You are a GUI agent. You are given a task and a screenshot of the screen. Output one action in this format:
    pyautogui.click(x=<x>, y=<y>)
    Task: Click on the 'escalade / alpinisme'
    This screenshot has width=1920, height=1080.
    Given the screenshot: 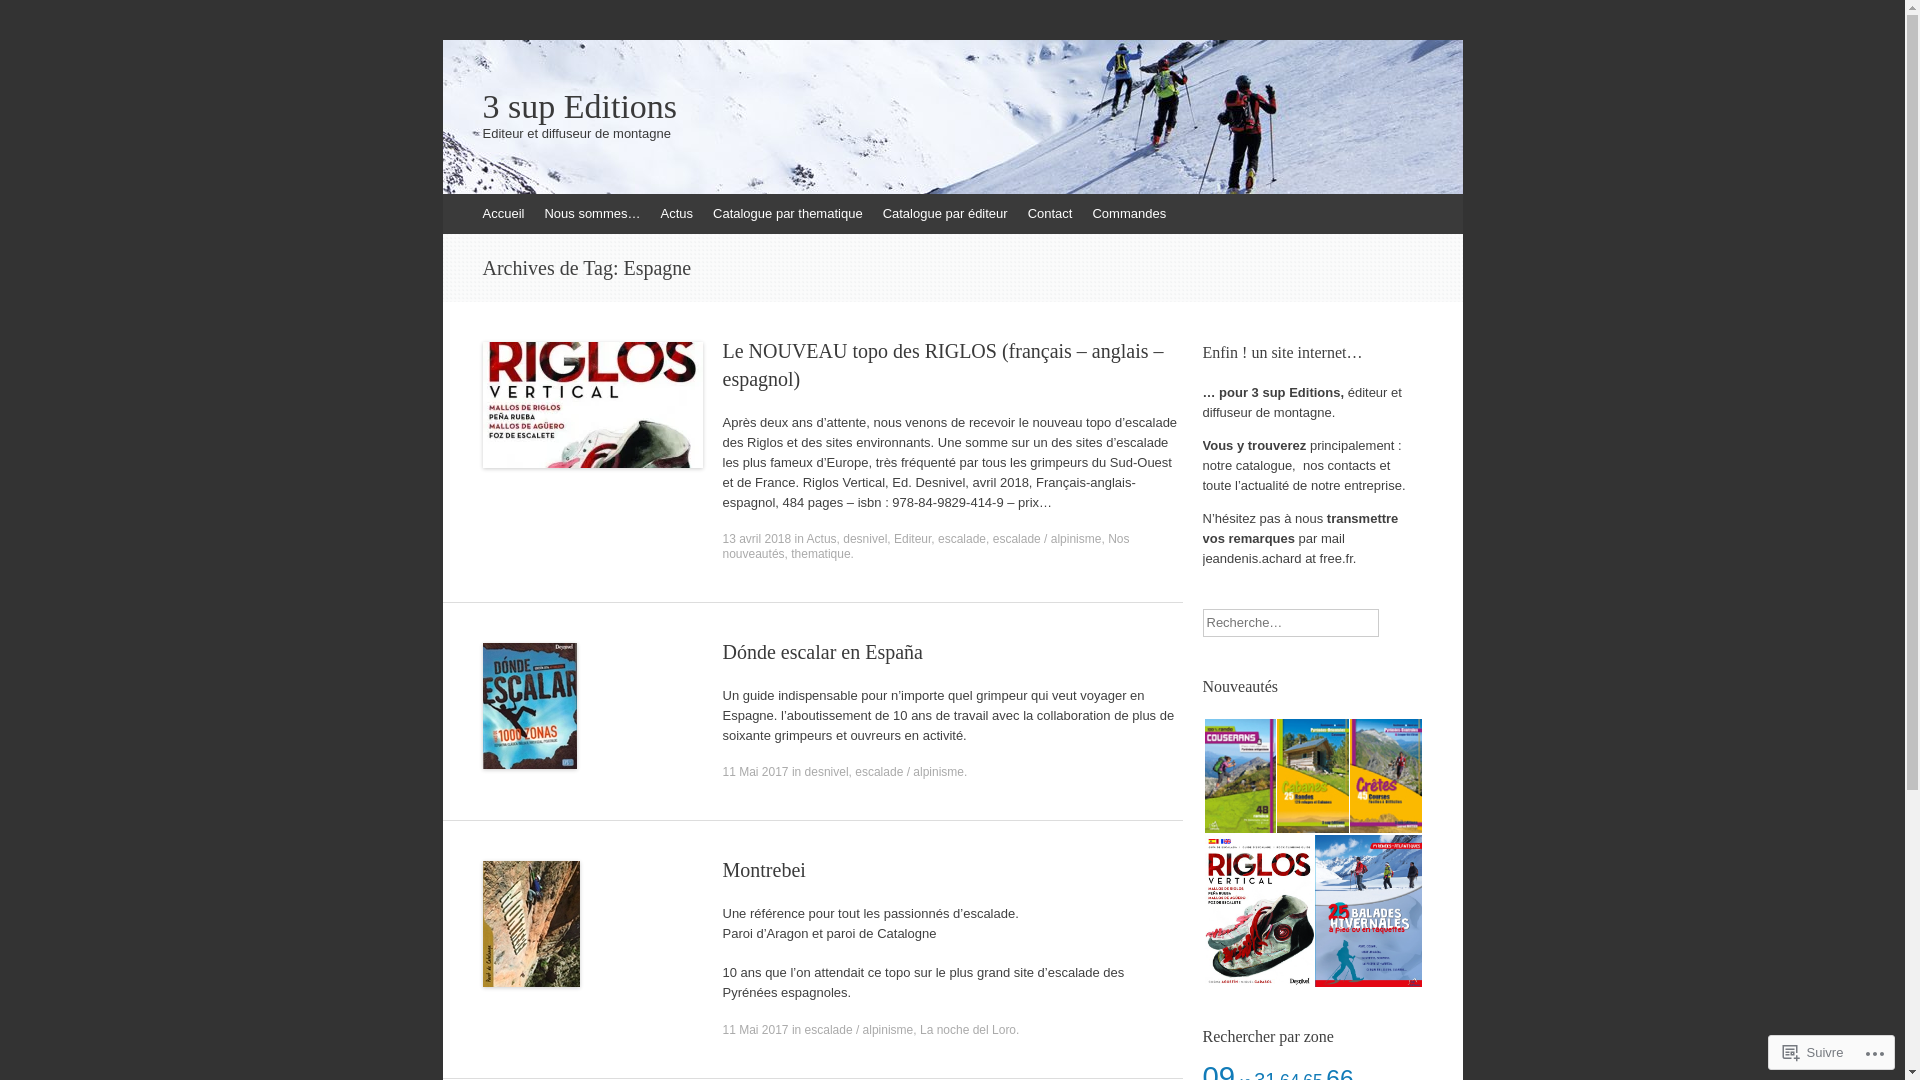 What is the action you would take?
    pyautogui.click(x=859, y=1029)
    